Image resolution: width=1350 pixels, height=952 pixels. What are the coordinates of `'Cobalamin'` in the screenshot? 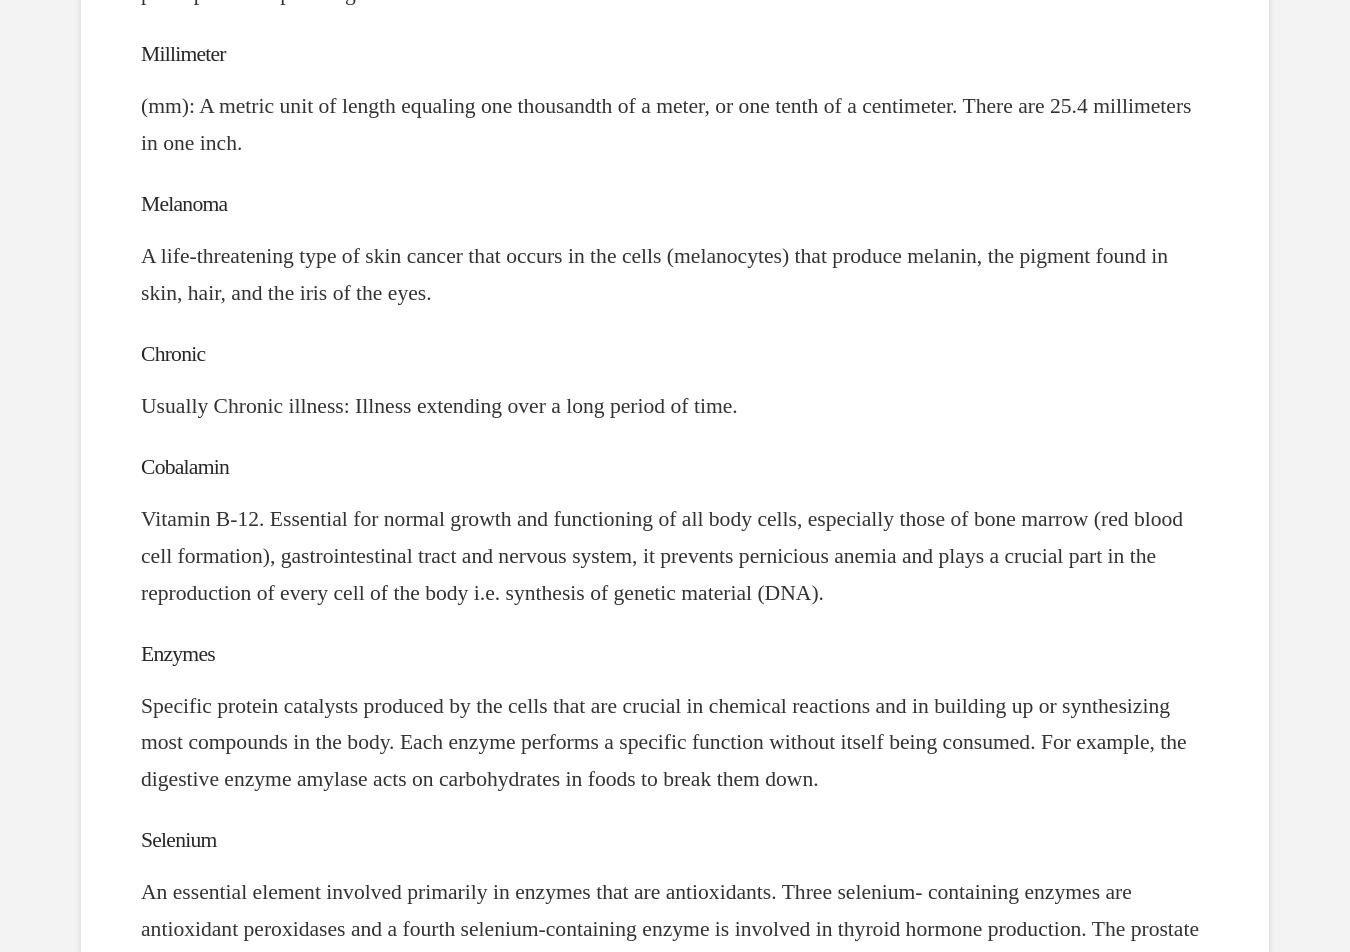 It's located at (140, 466).